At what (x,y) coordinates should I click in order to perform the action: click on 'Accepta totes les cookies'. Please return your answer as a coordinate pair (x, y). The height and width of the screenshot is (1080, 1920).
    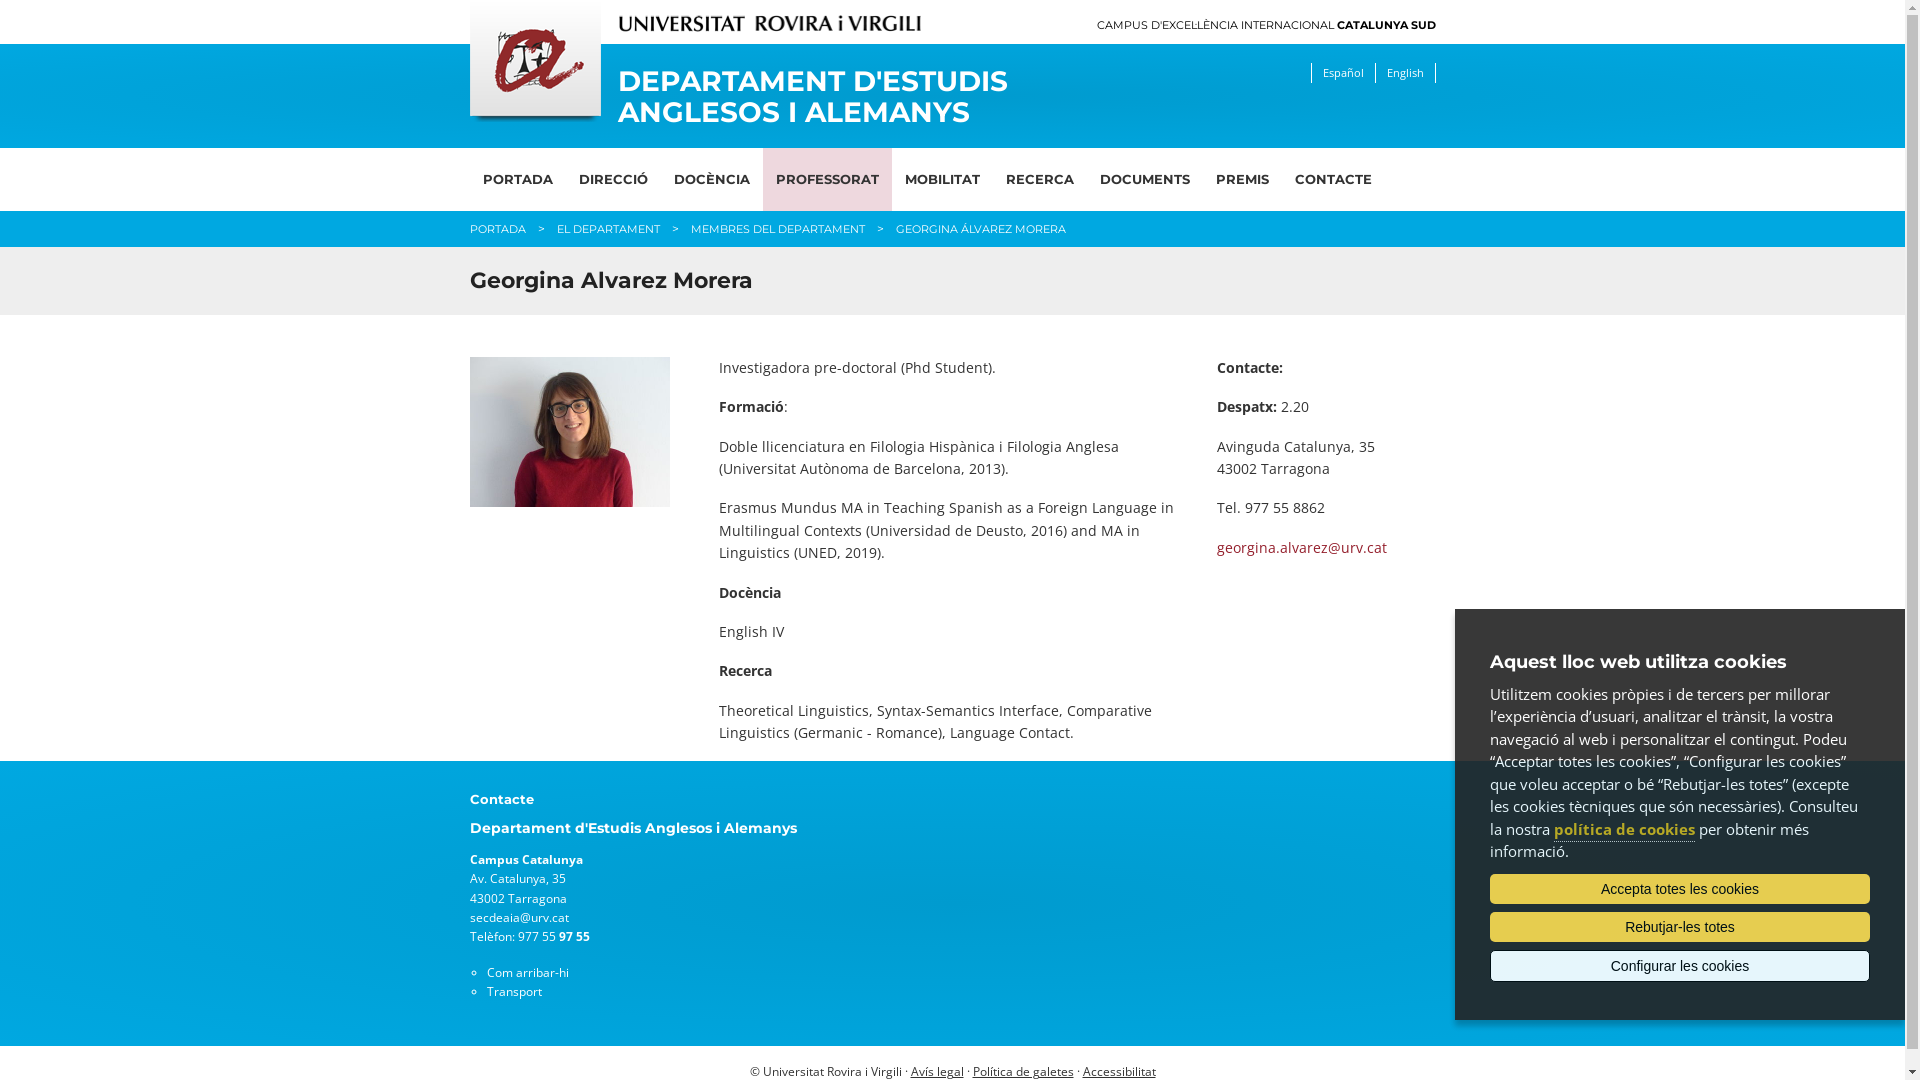
    Looking at the image, I should click on (1680, 887).